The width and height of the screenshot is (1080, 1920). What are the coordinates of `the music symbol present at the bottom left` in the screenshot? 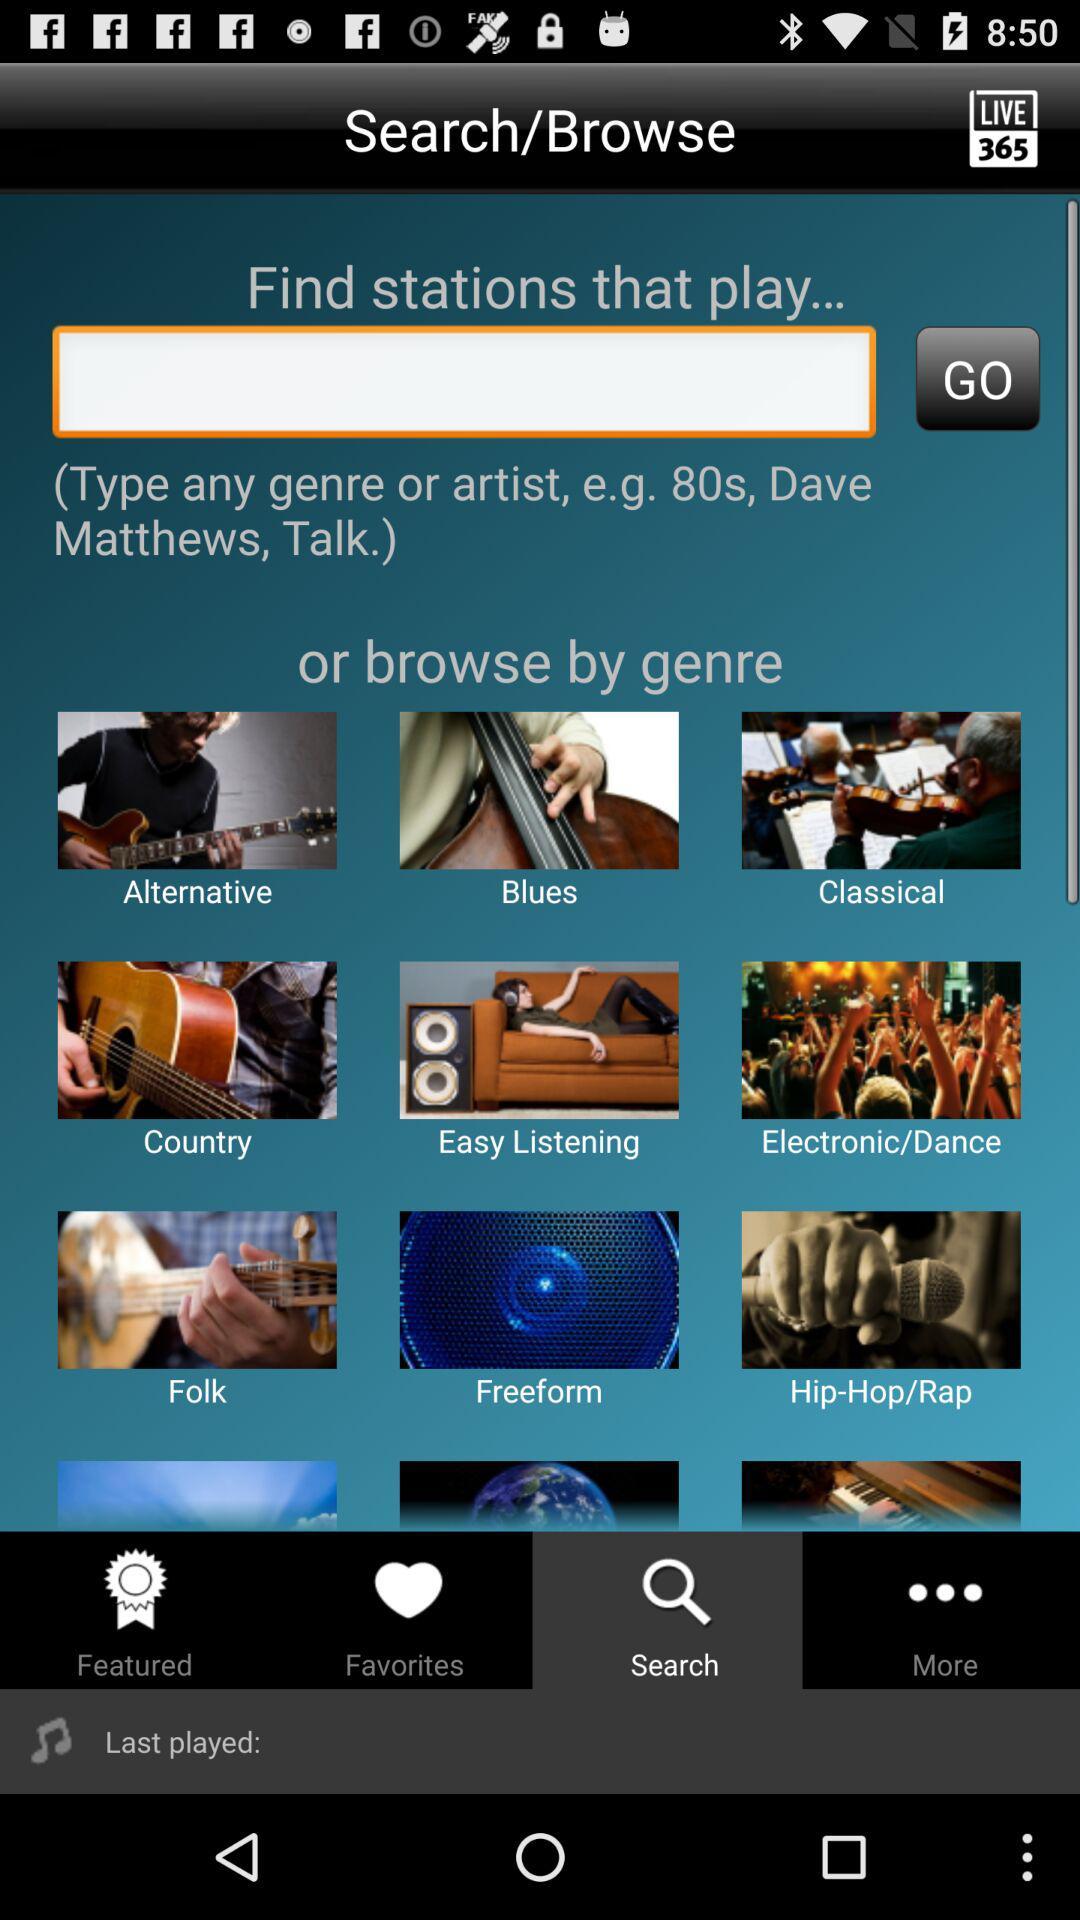 It's located at (51, 1740).